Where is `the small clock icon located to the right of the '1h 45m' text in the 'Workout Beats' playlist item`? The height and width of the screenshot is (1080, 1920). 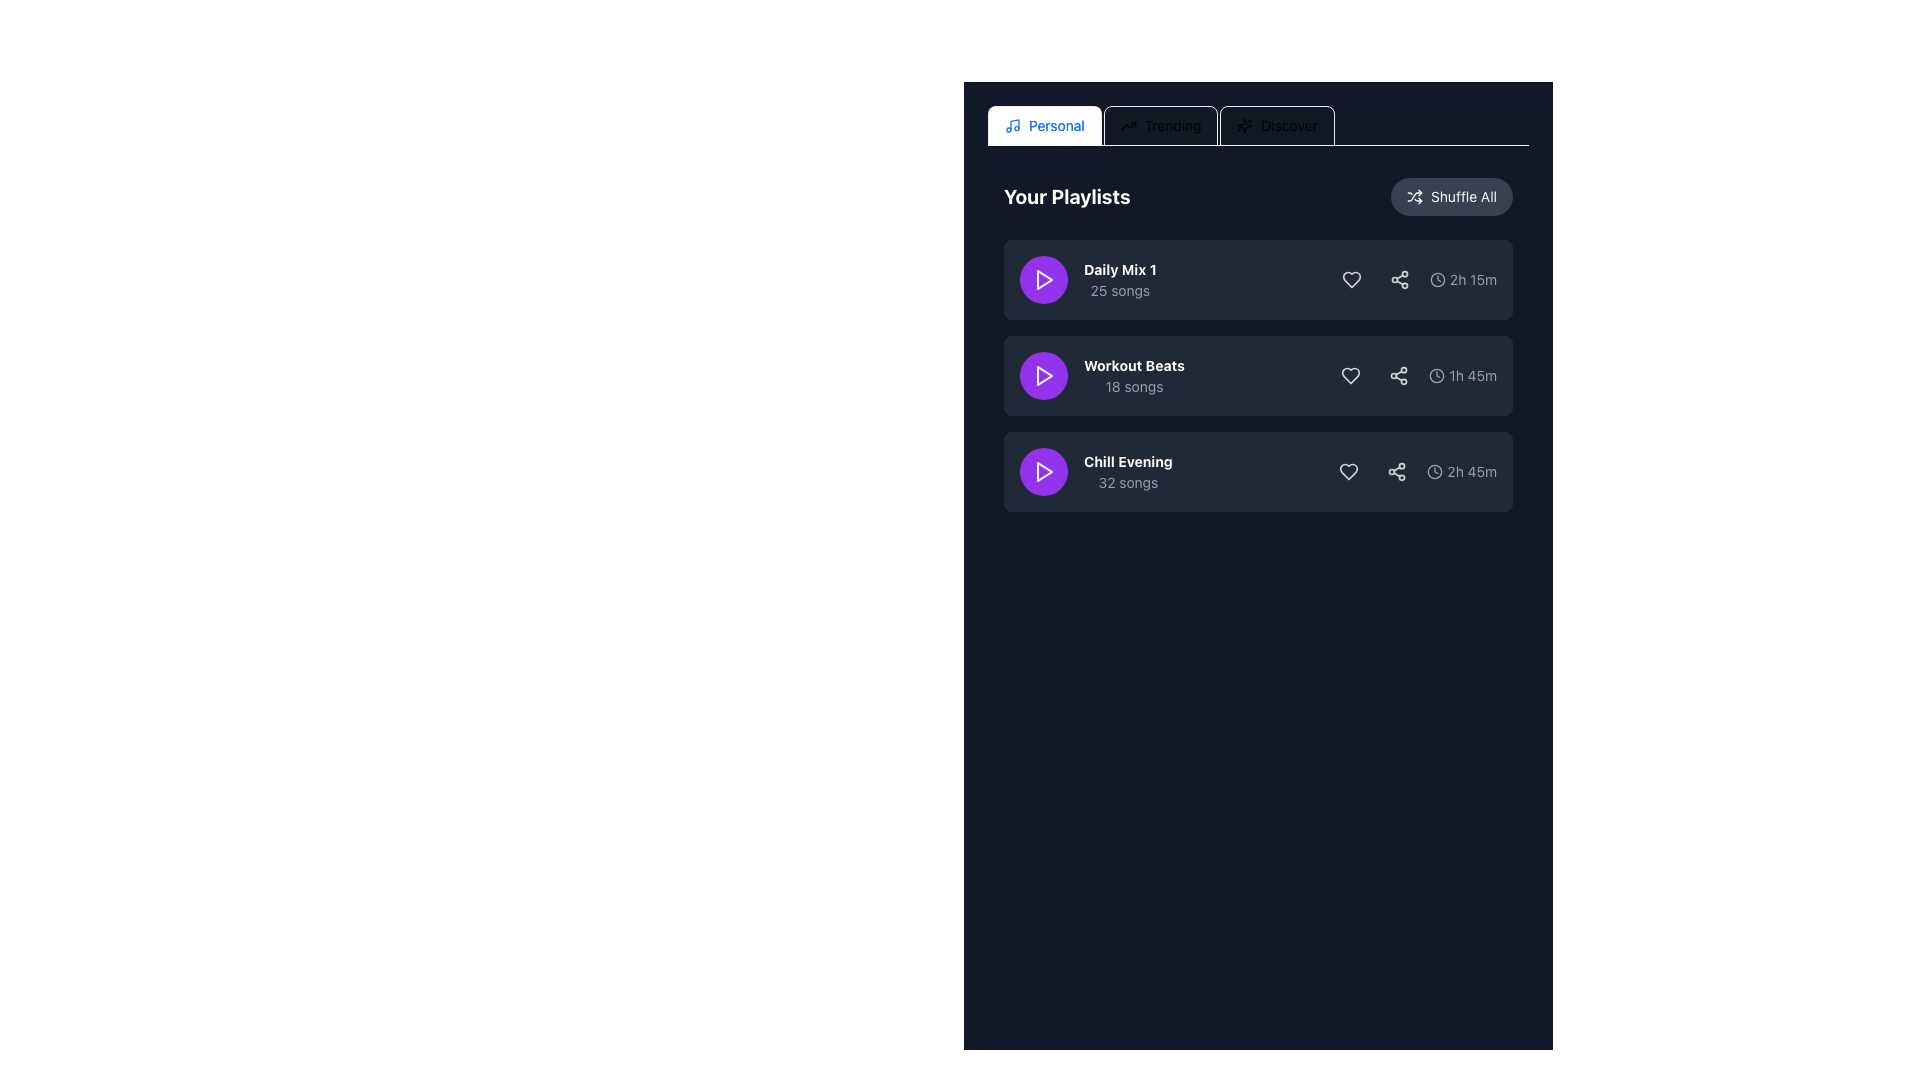
the small clock icon located to the right of the '1h 45m' text in the 'Workout Beats' playlist item is located at coordinates (1436, 375).